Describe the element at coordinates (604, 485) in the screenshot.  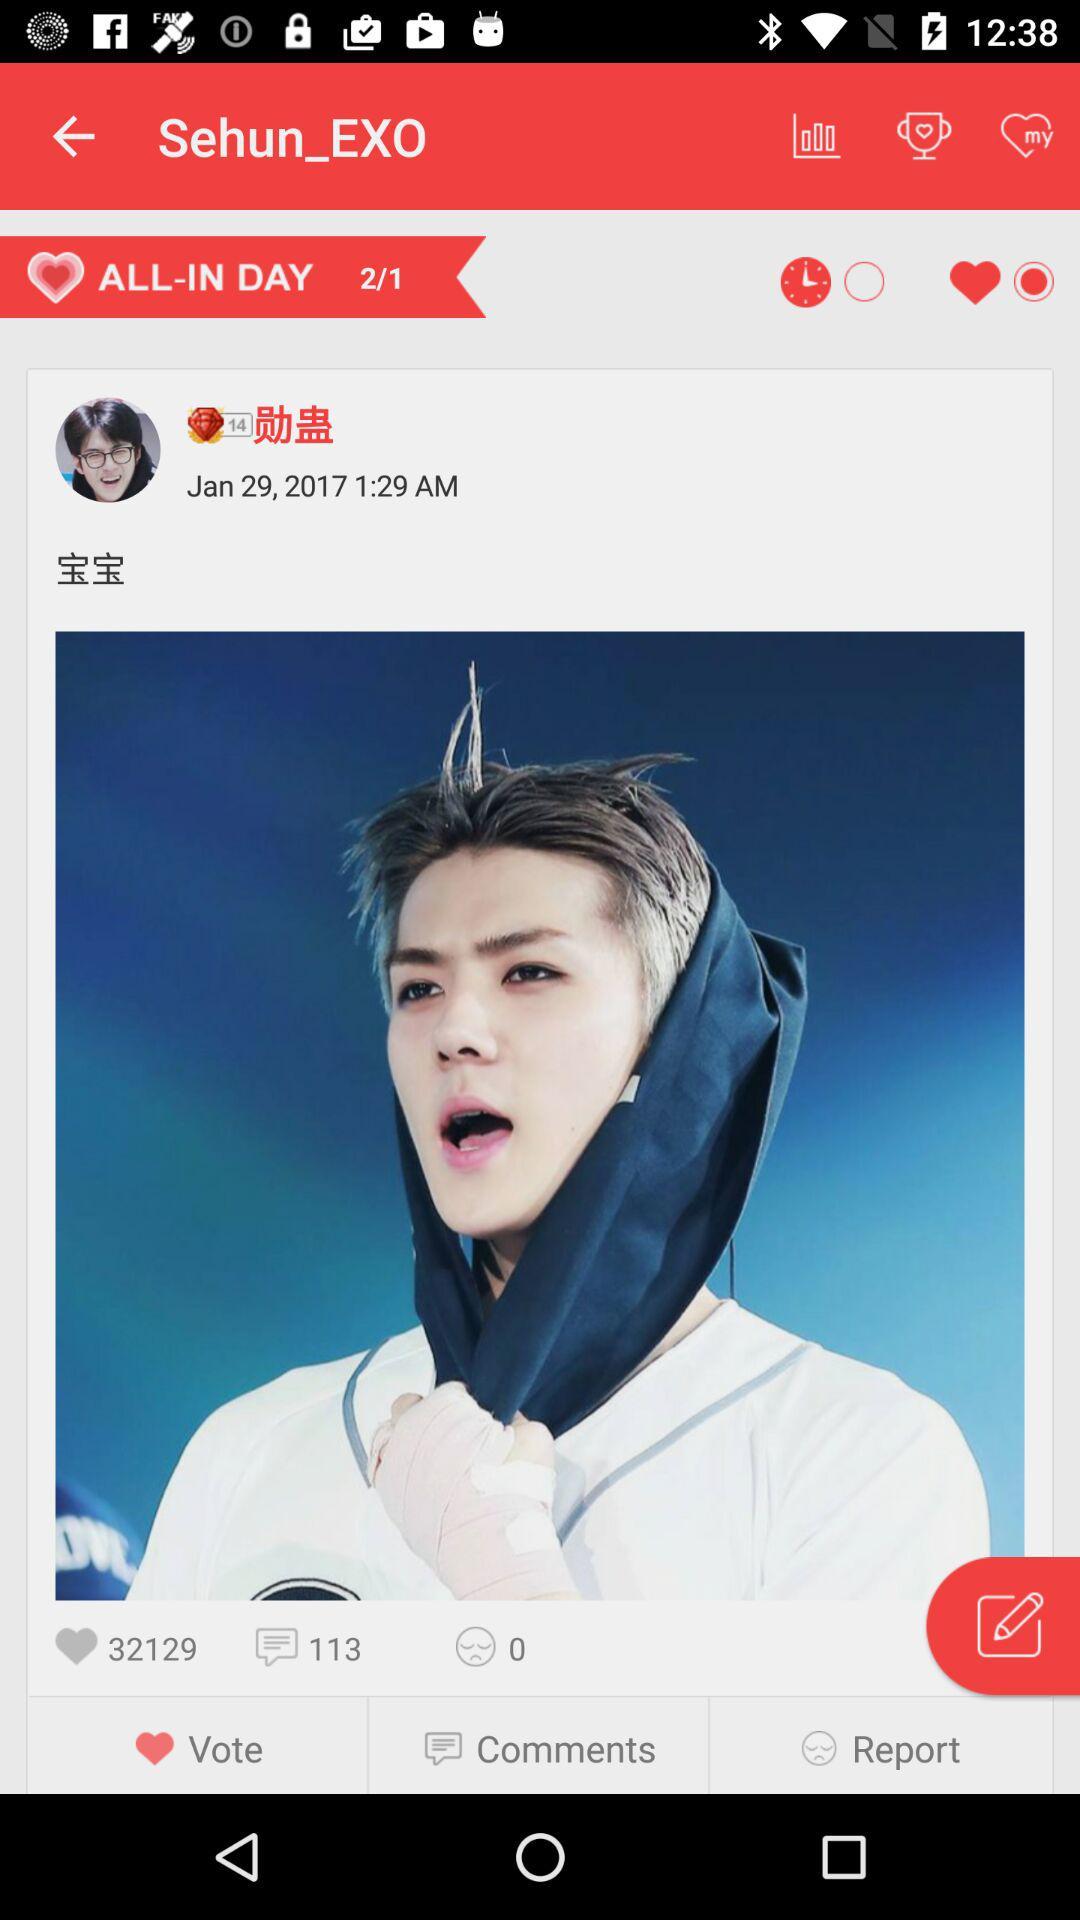
I see `jan 29 2017 icon` at that location.